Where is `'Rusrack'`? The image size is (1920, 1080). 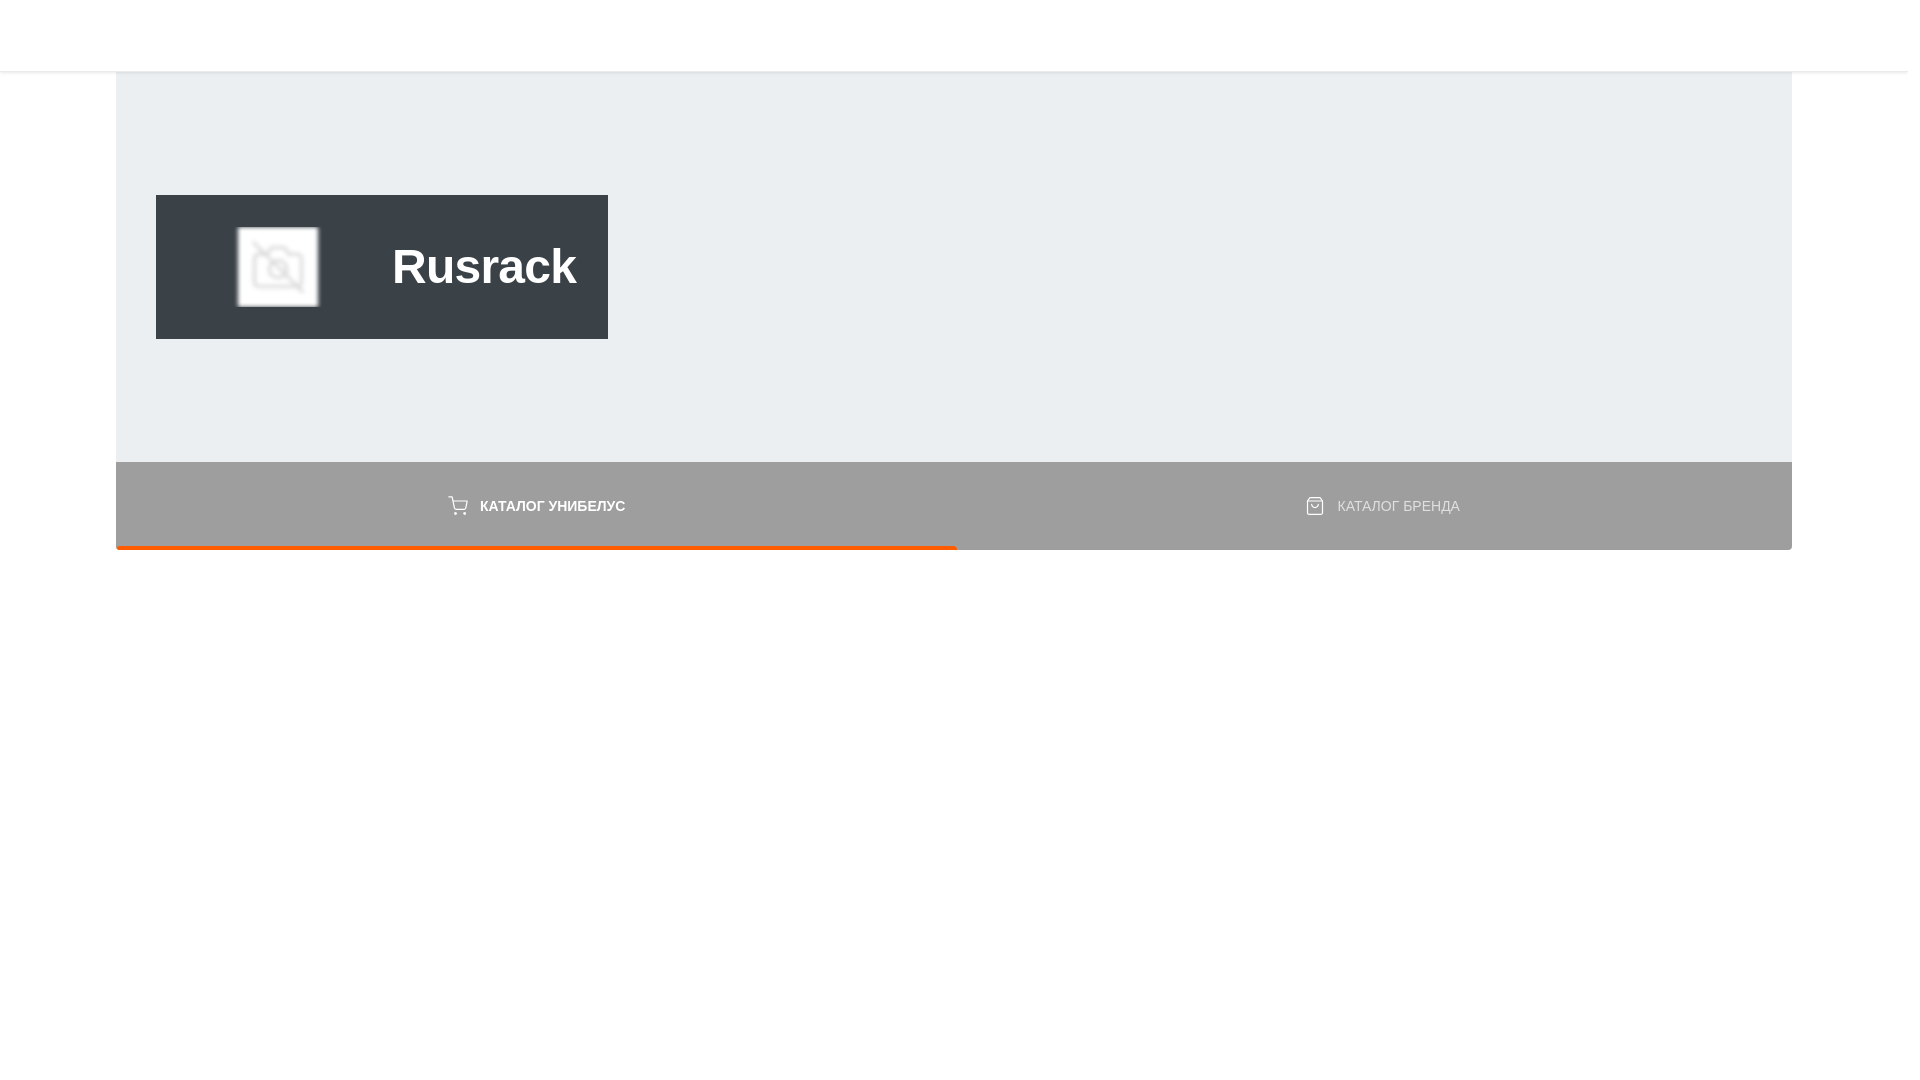
'Rusrack' is located at coordinates (277, 265).